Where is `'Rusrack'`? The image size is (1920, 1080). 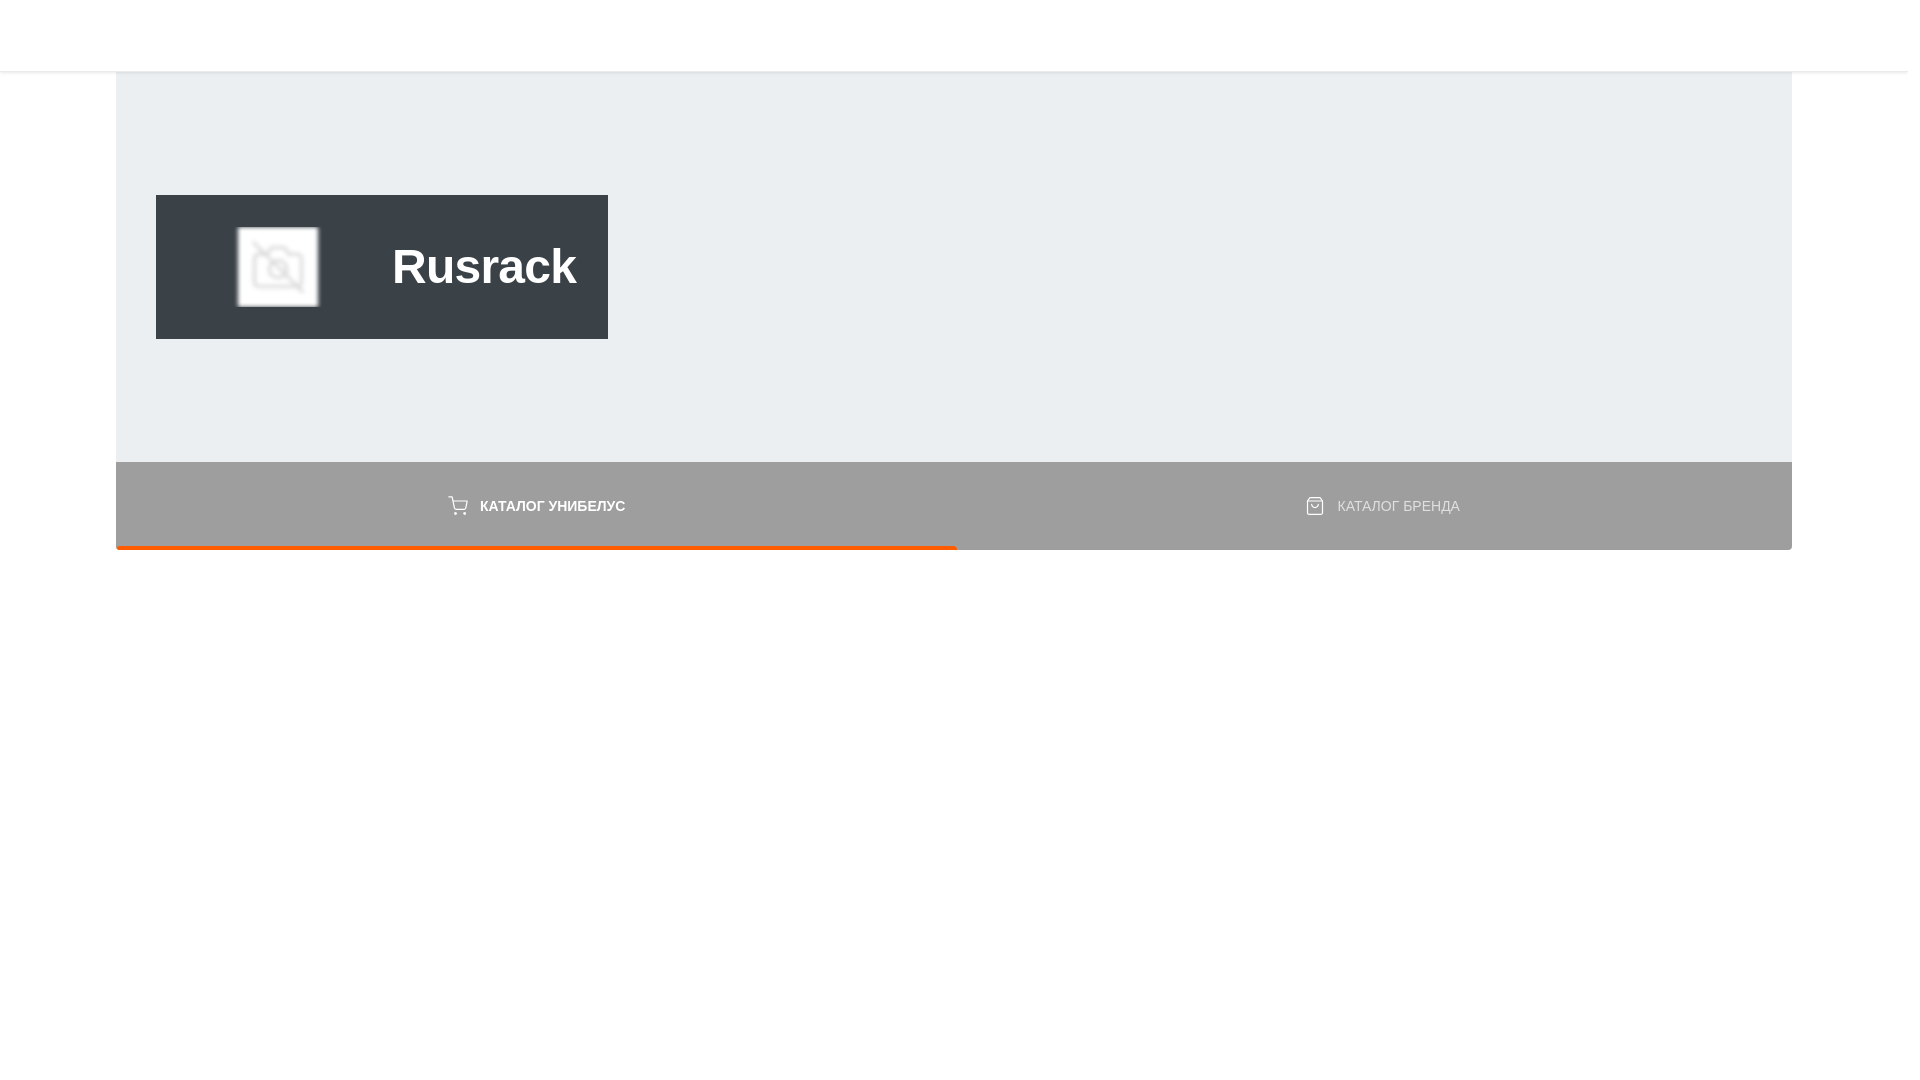
'Rusrack' is located at coordinates (277, 265).